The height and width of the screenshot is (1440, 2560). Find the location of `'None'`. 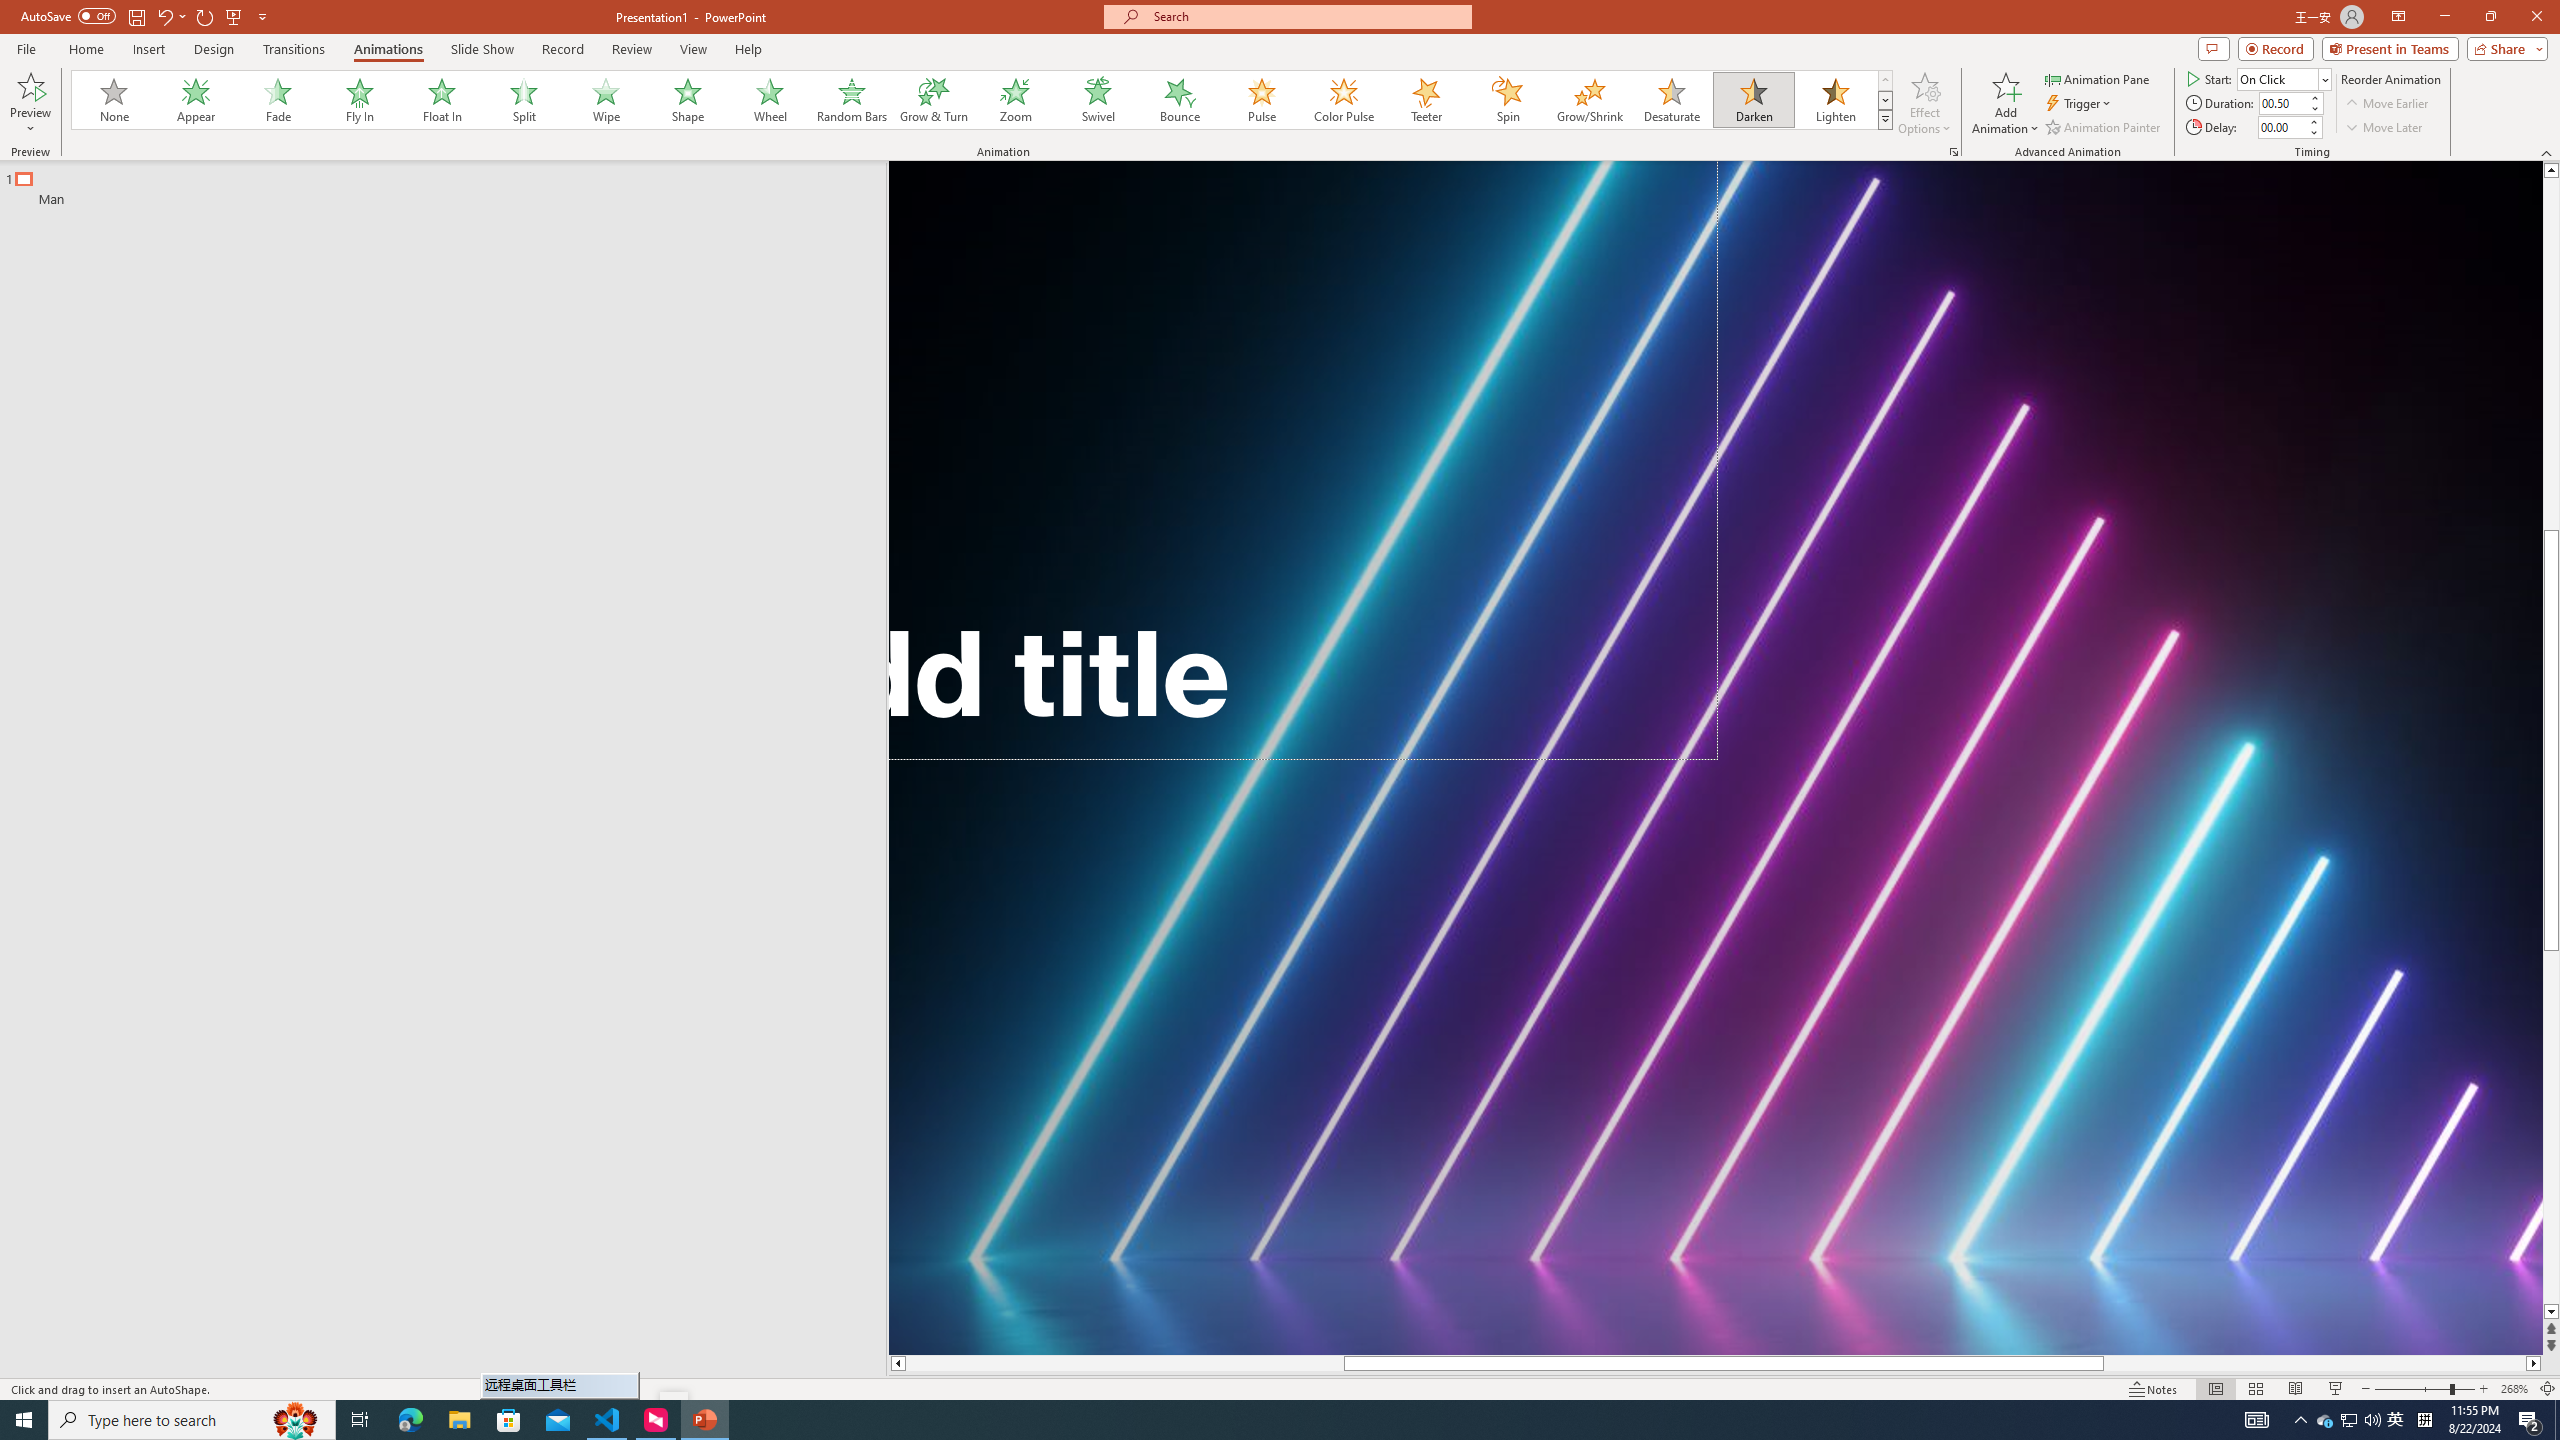

'None' is located at coordinates (114, 99).